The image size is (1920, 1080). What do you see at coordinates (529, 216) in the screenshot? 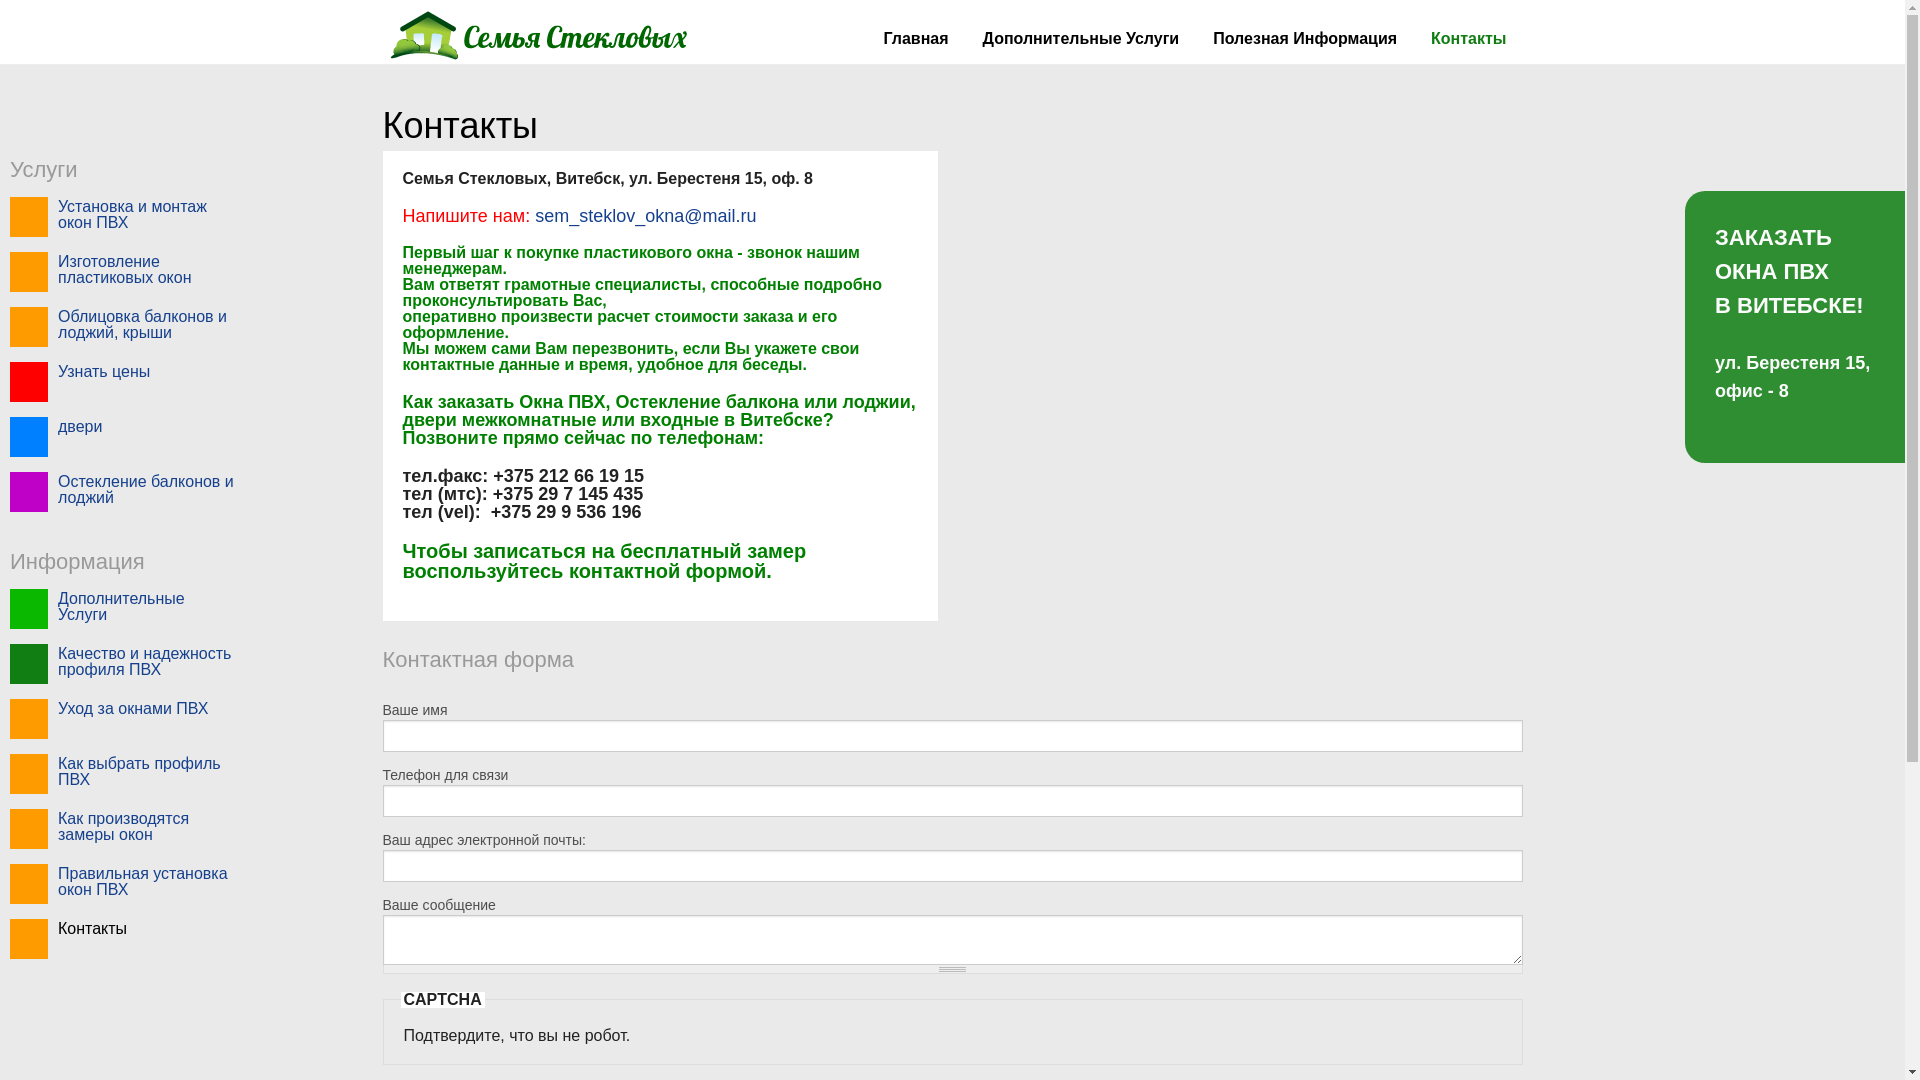
I see `'sem_steklov_okna@mail.ru'` at bounding box center [529, 216].